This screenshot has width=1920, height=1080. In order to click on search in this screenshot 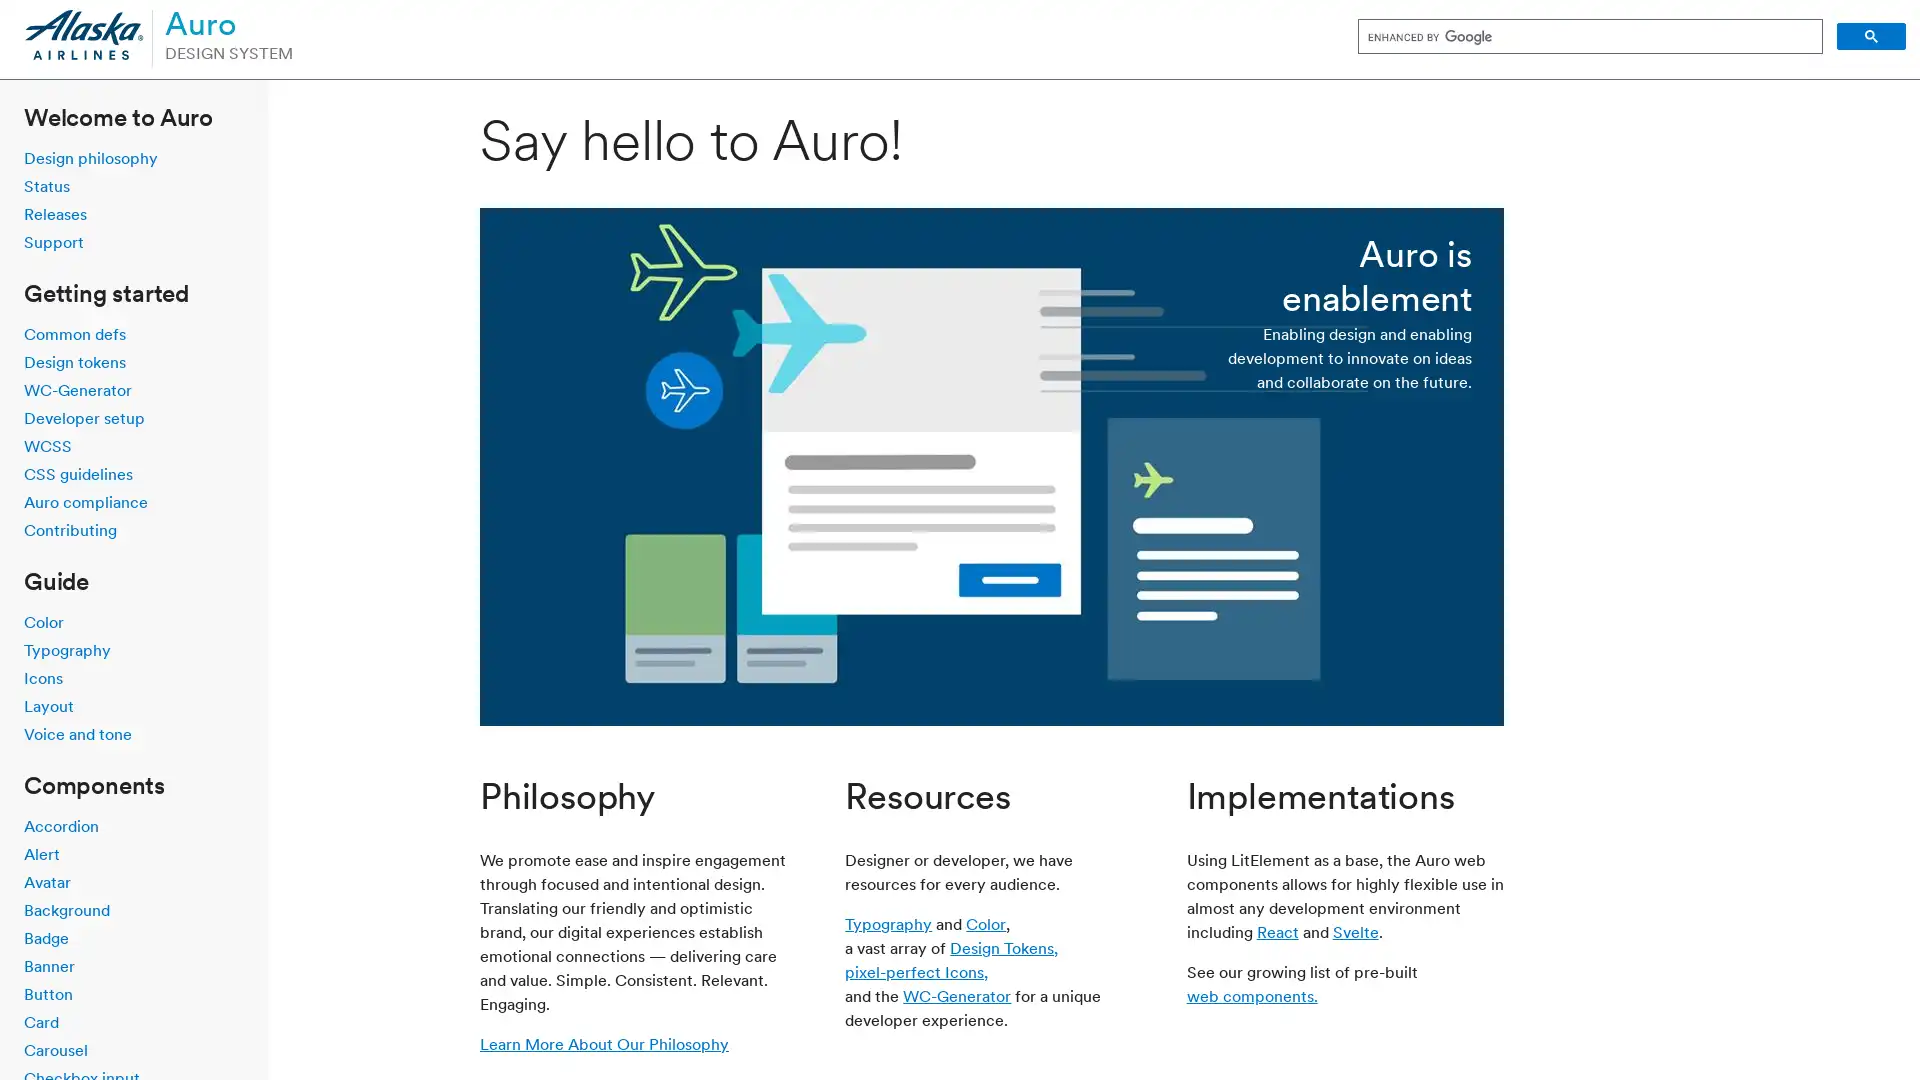, I will do `click(1870, 36)`.